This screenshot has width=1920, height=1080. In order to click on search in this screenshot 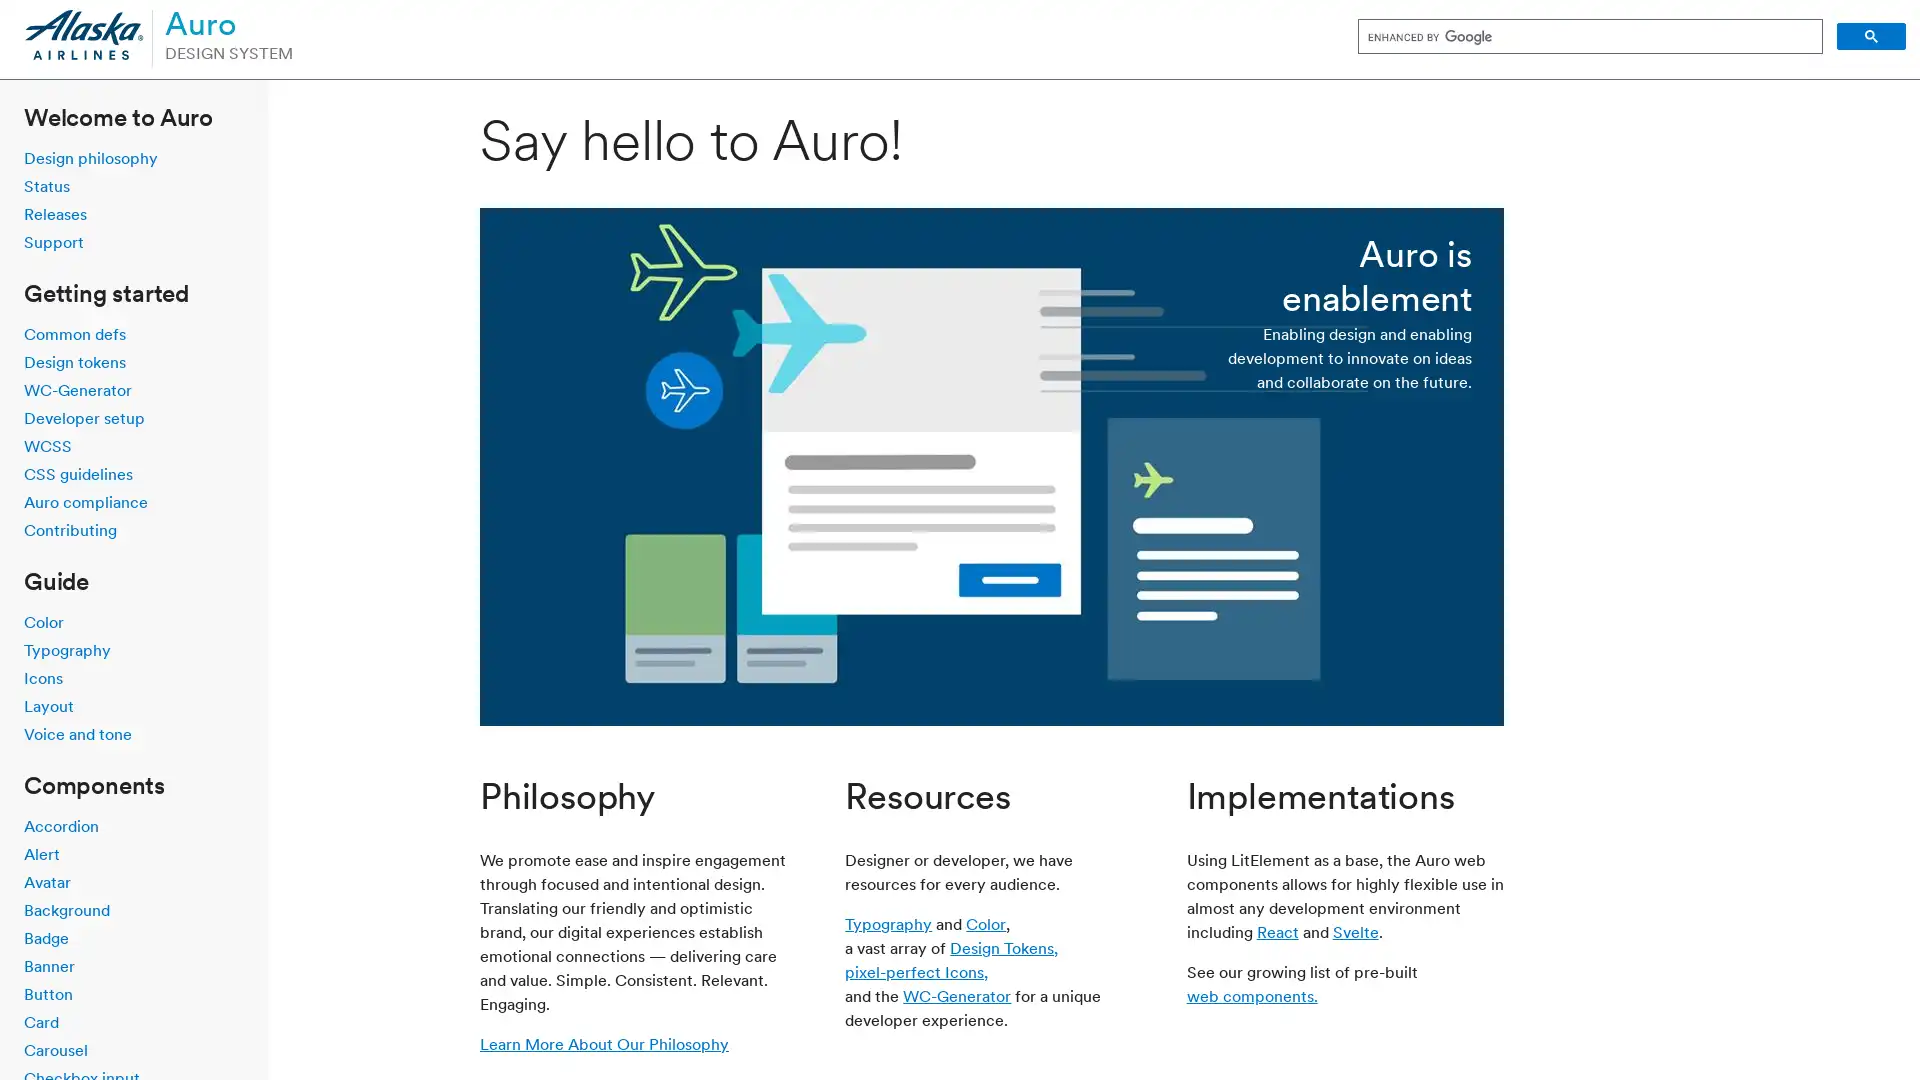, I will do `click(1870, 36)`.